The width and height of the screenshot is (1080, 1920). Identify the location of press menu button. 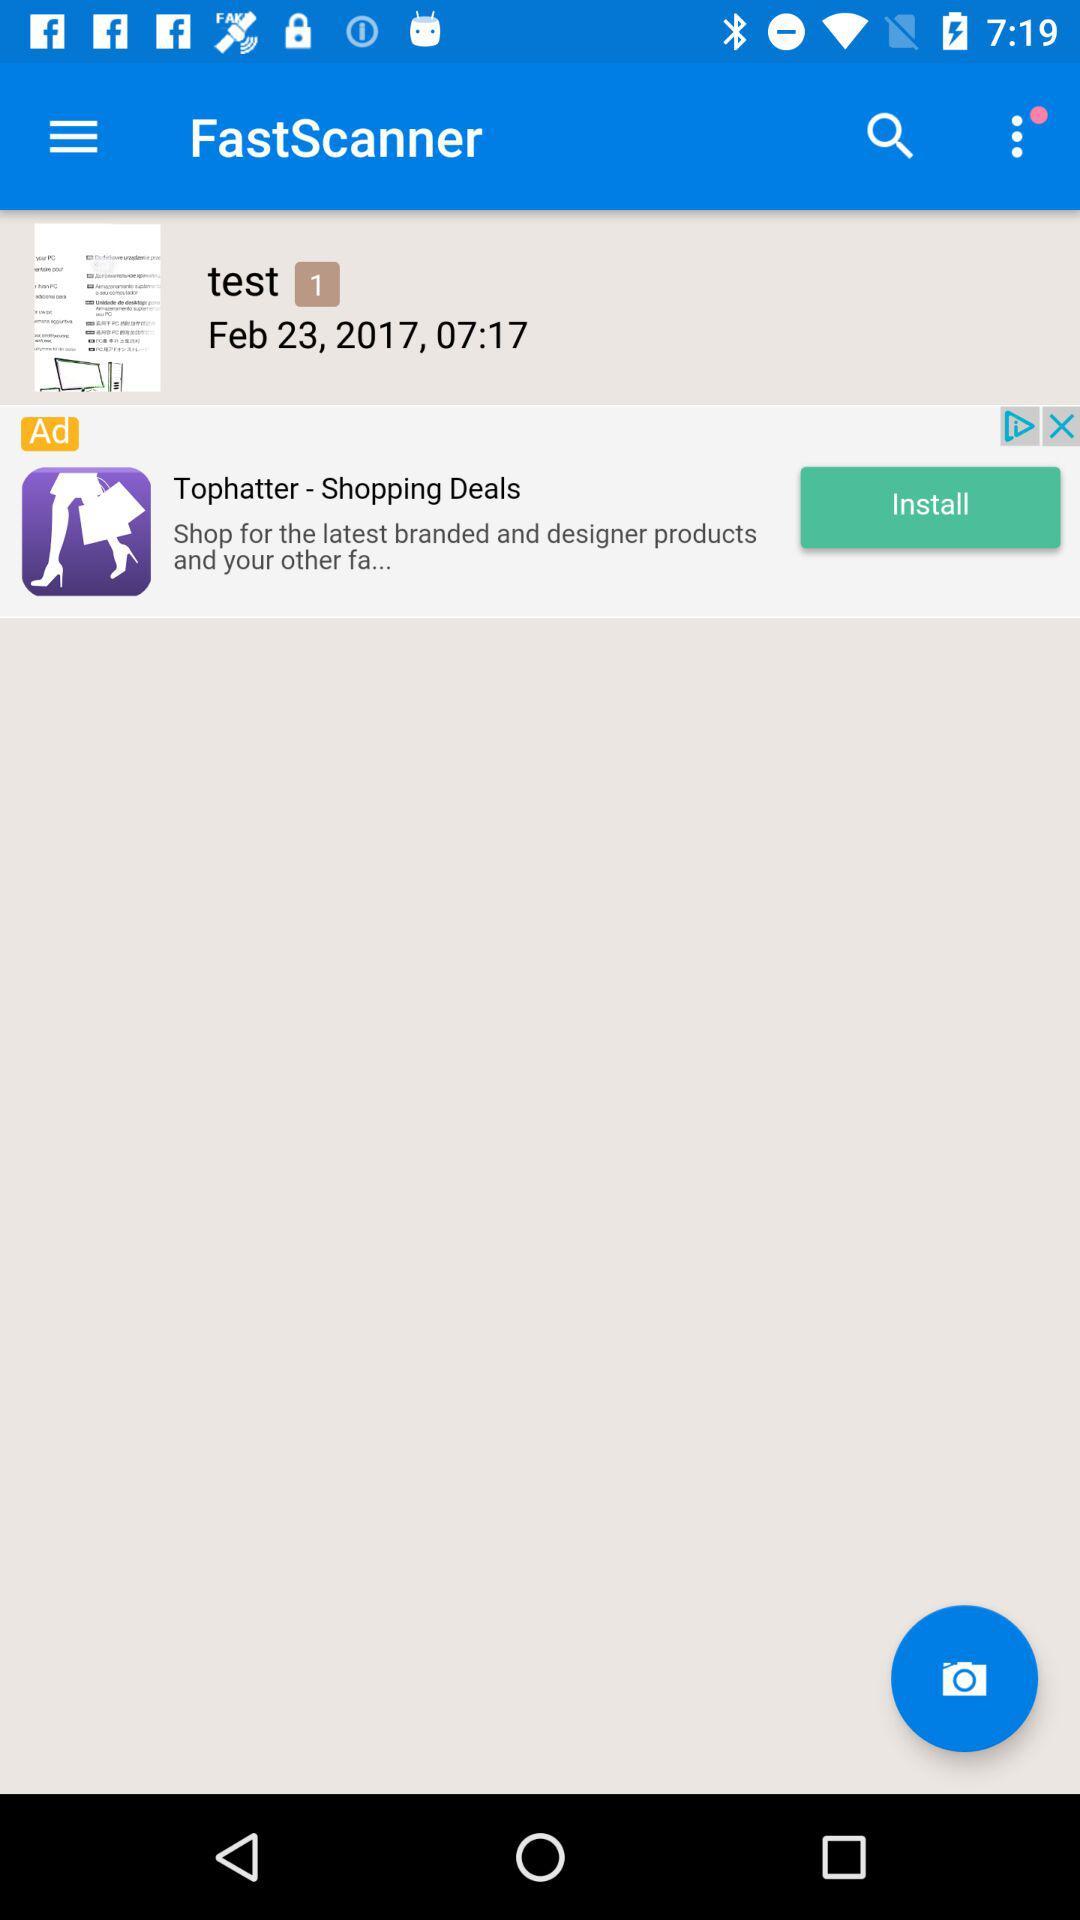
(72, 135).